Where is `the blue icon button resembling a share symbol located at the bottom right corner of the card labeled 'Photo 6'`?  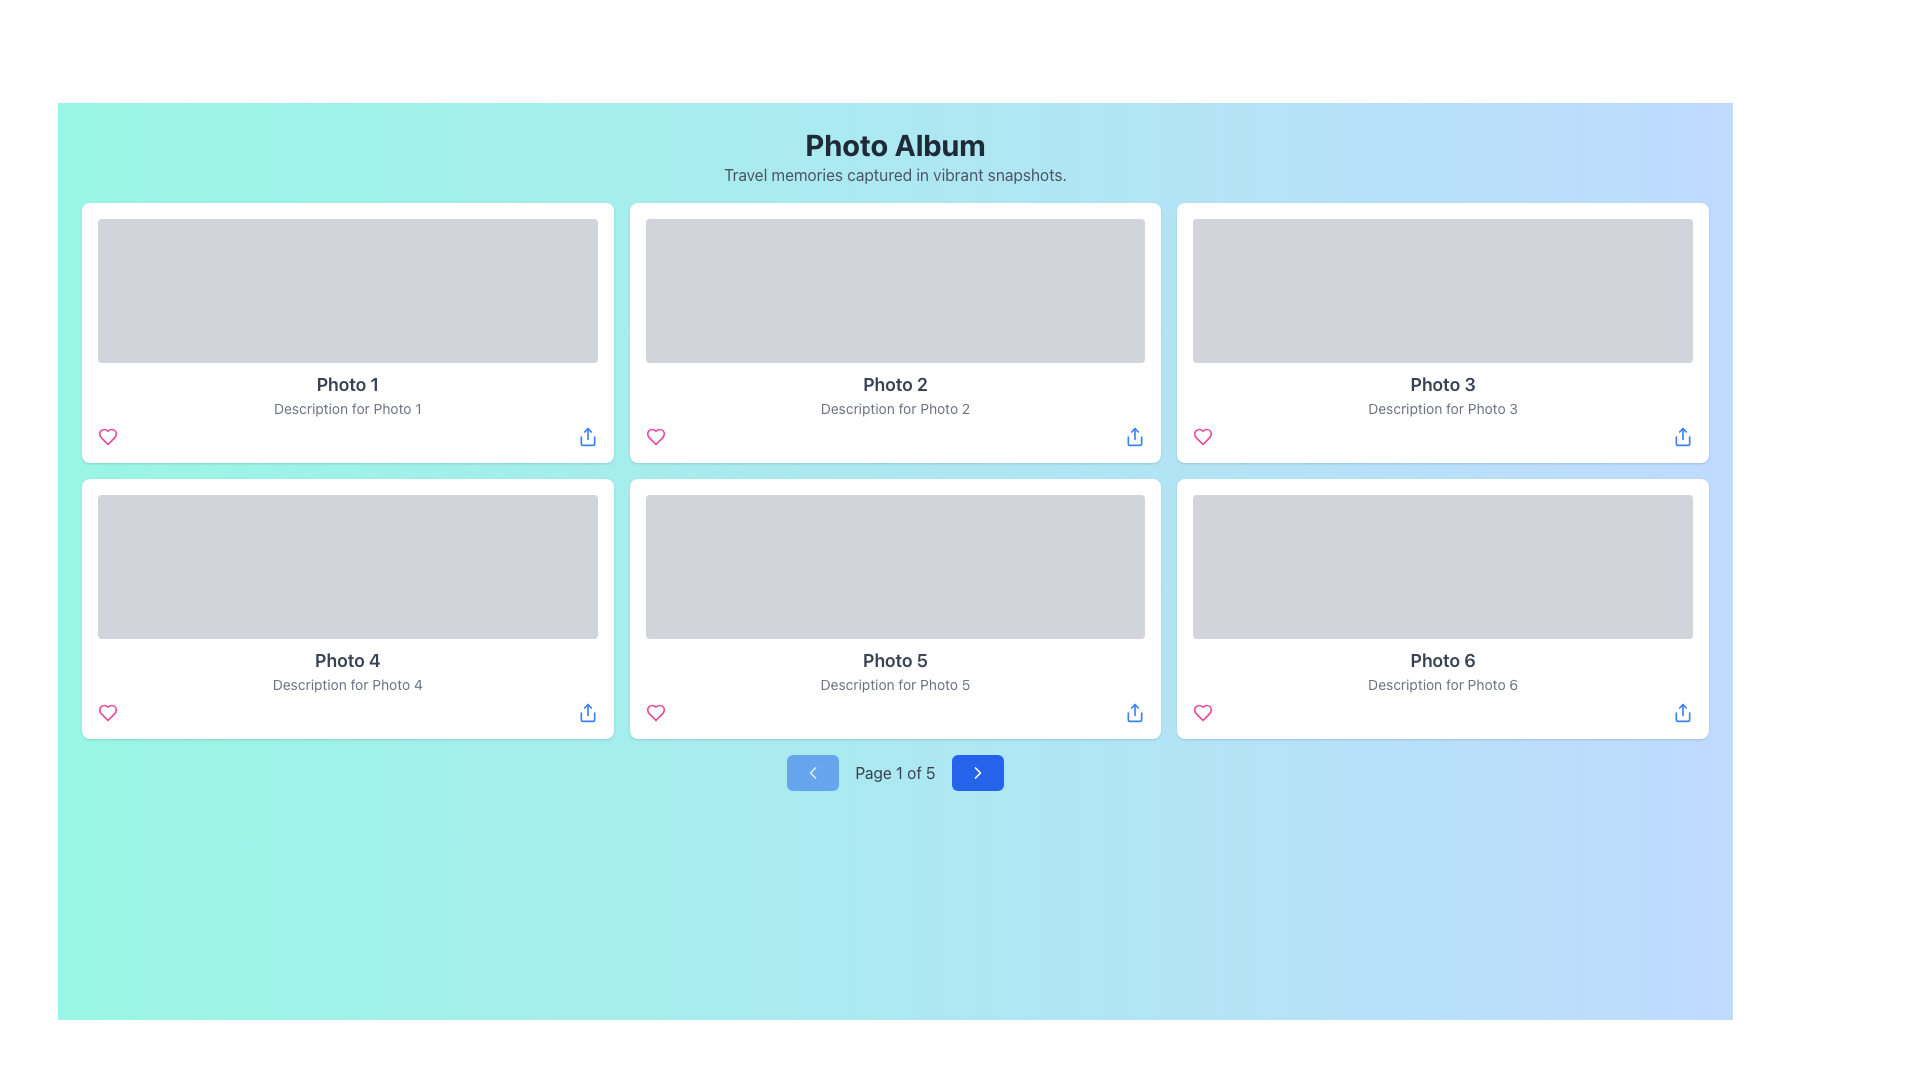 the blue icon button resembling a share symbol located at the bottom right corner of the card labeled 'Photo 6' is located at coordinates (1682, 435).